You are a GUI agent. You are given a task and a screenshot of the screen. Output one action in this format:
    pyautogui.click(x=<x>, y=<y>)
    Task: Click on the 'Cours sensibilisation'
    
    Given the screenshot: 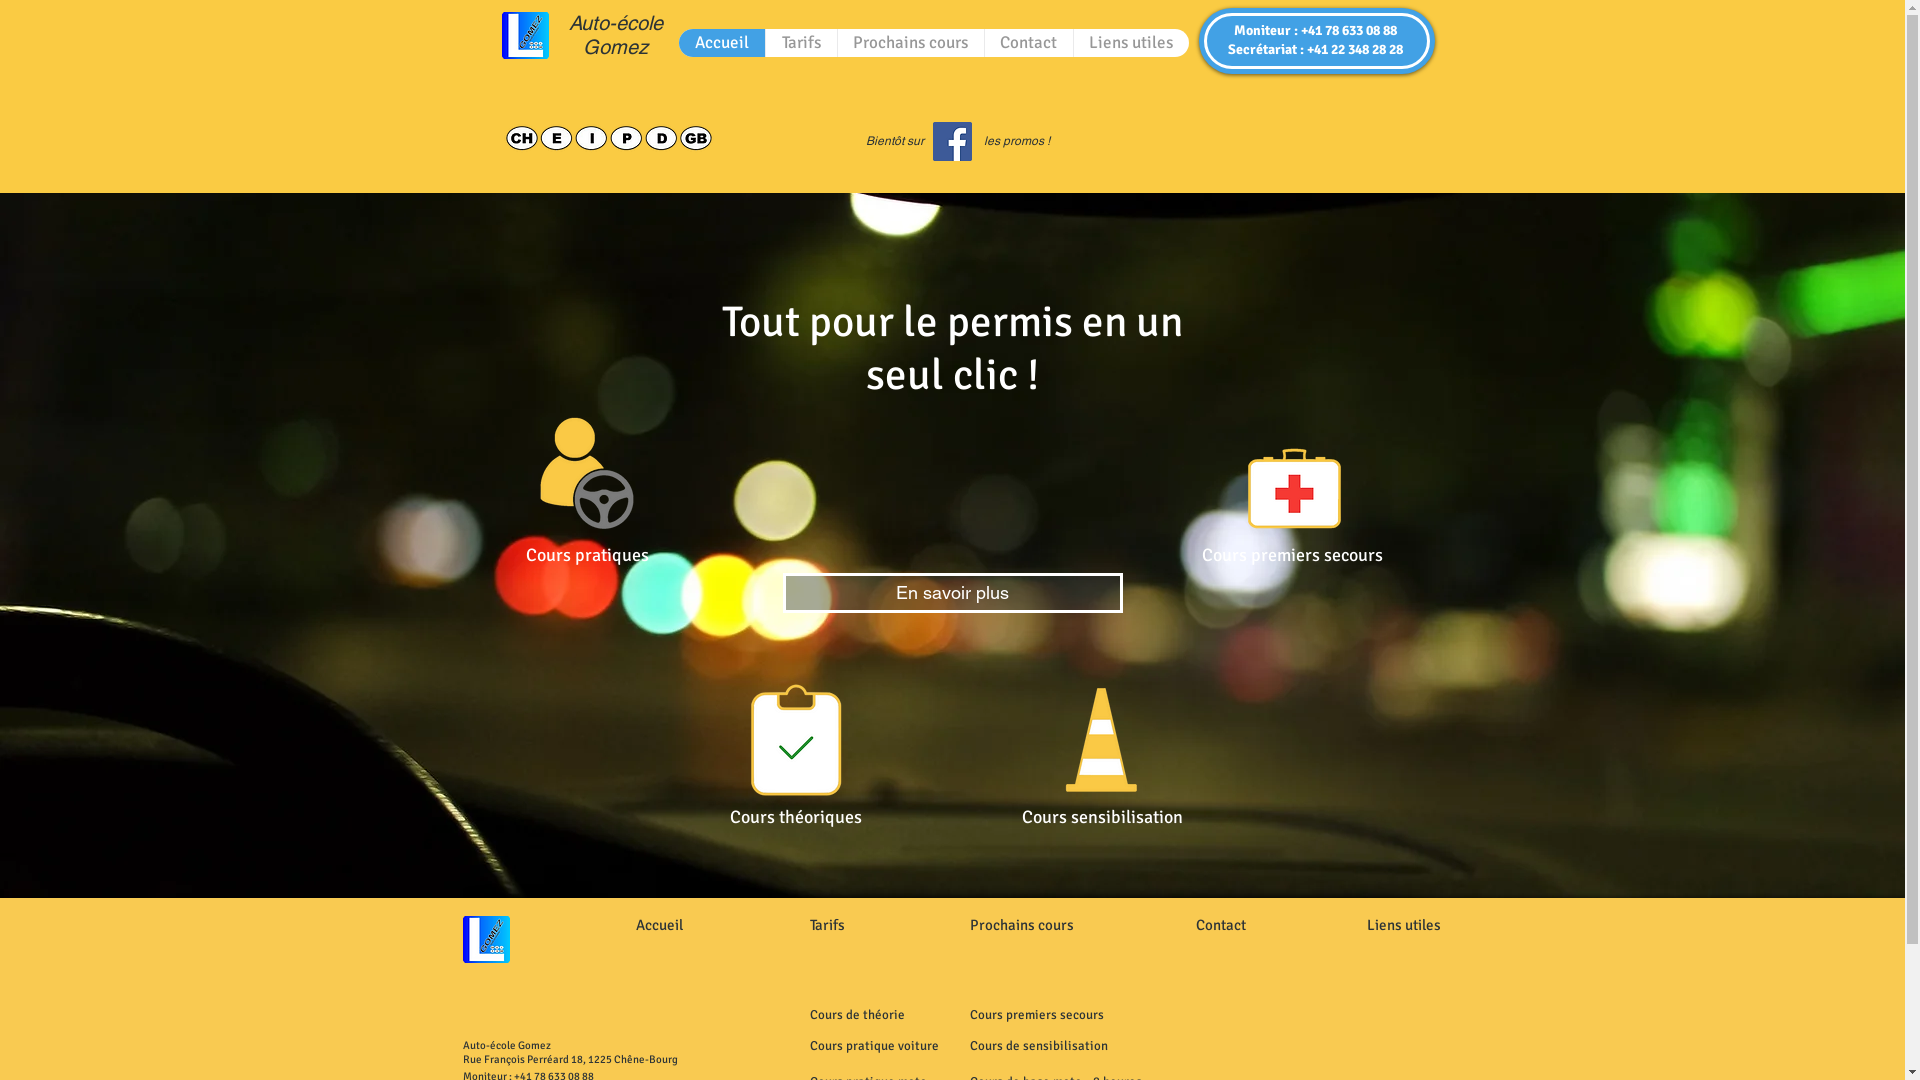 What is the action you would take?
    pyautogui.click(x=1101, y=817)
    